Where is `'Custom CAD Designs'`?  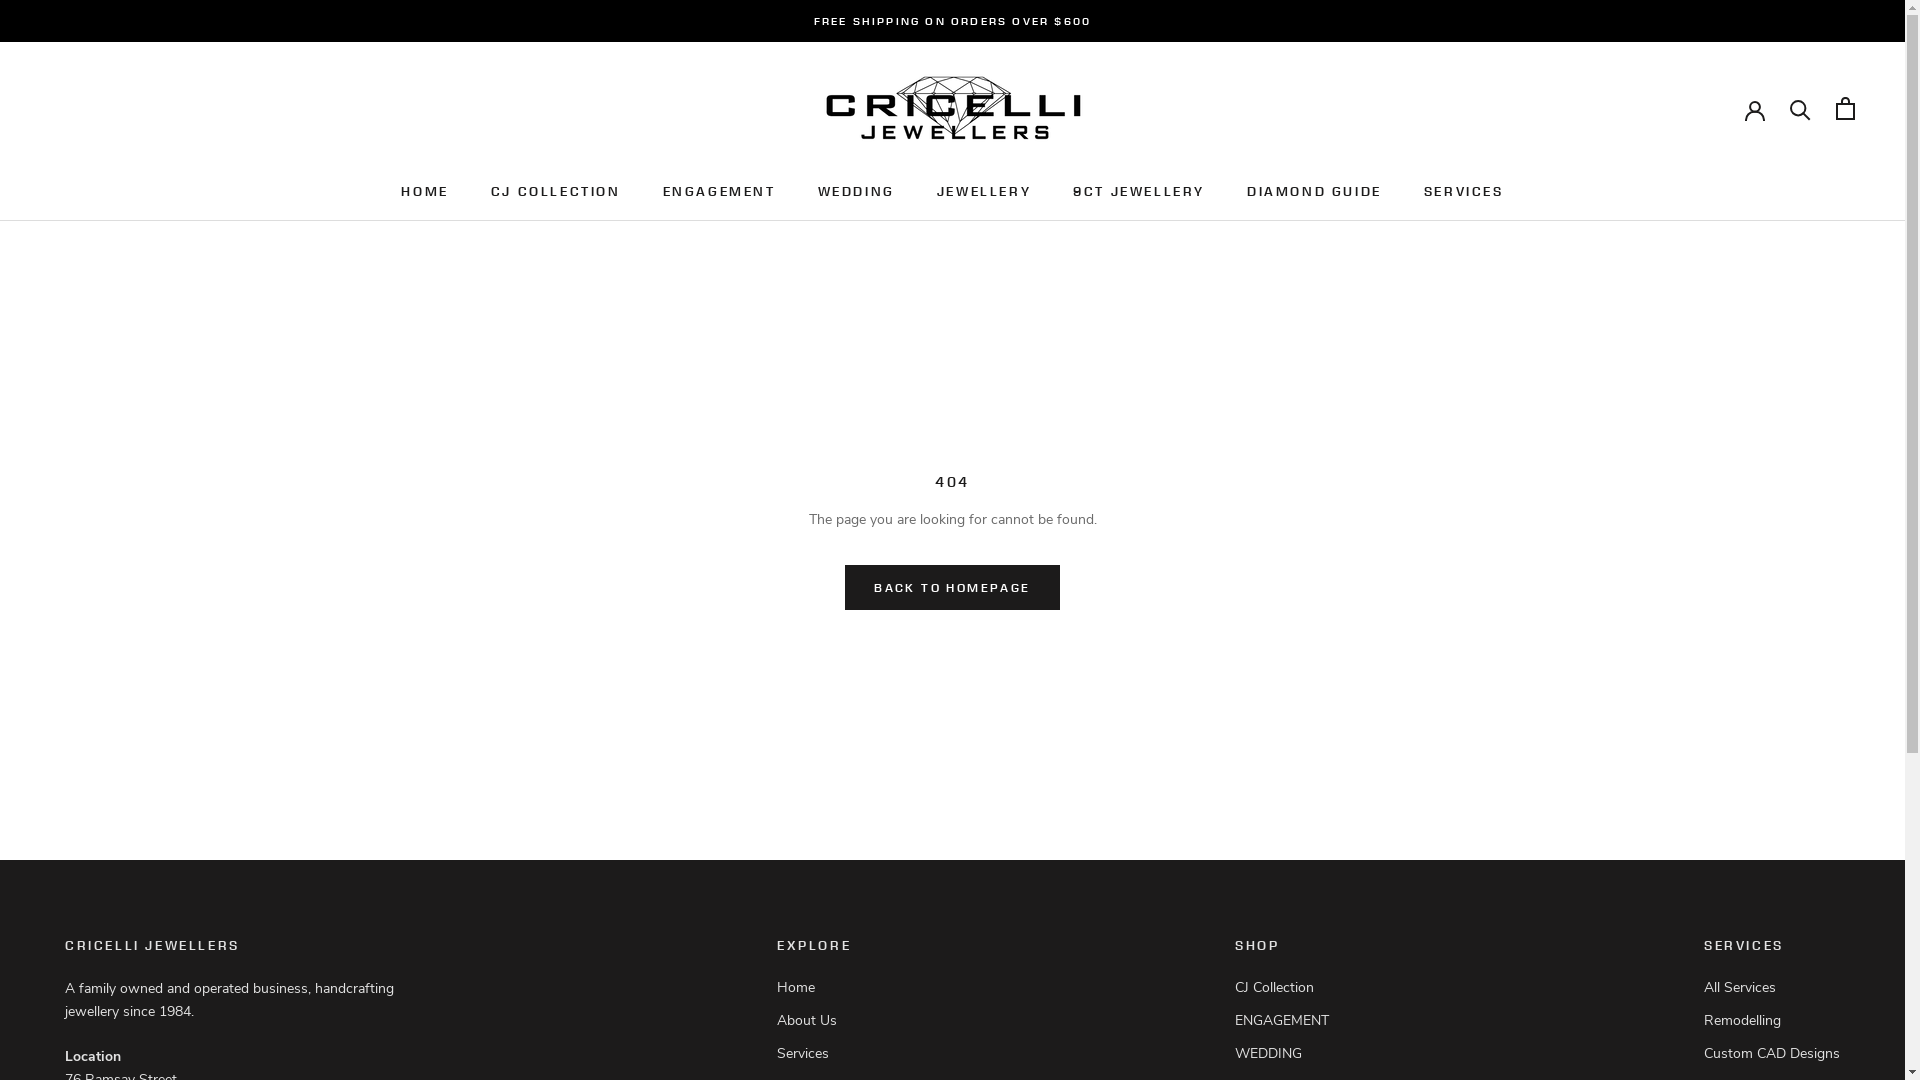
'Custom CAD Designs' is located at coordinates (1771, 1052).